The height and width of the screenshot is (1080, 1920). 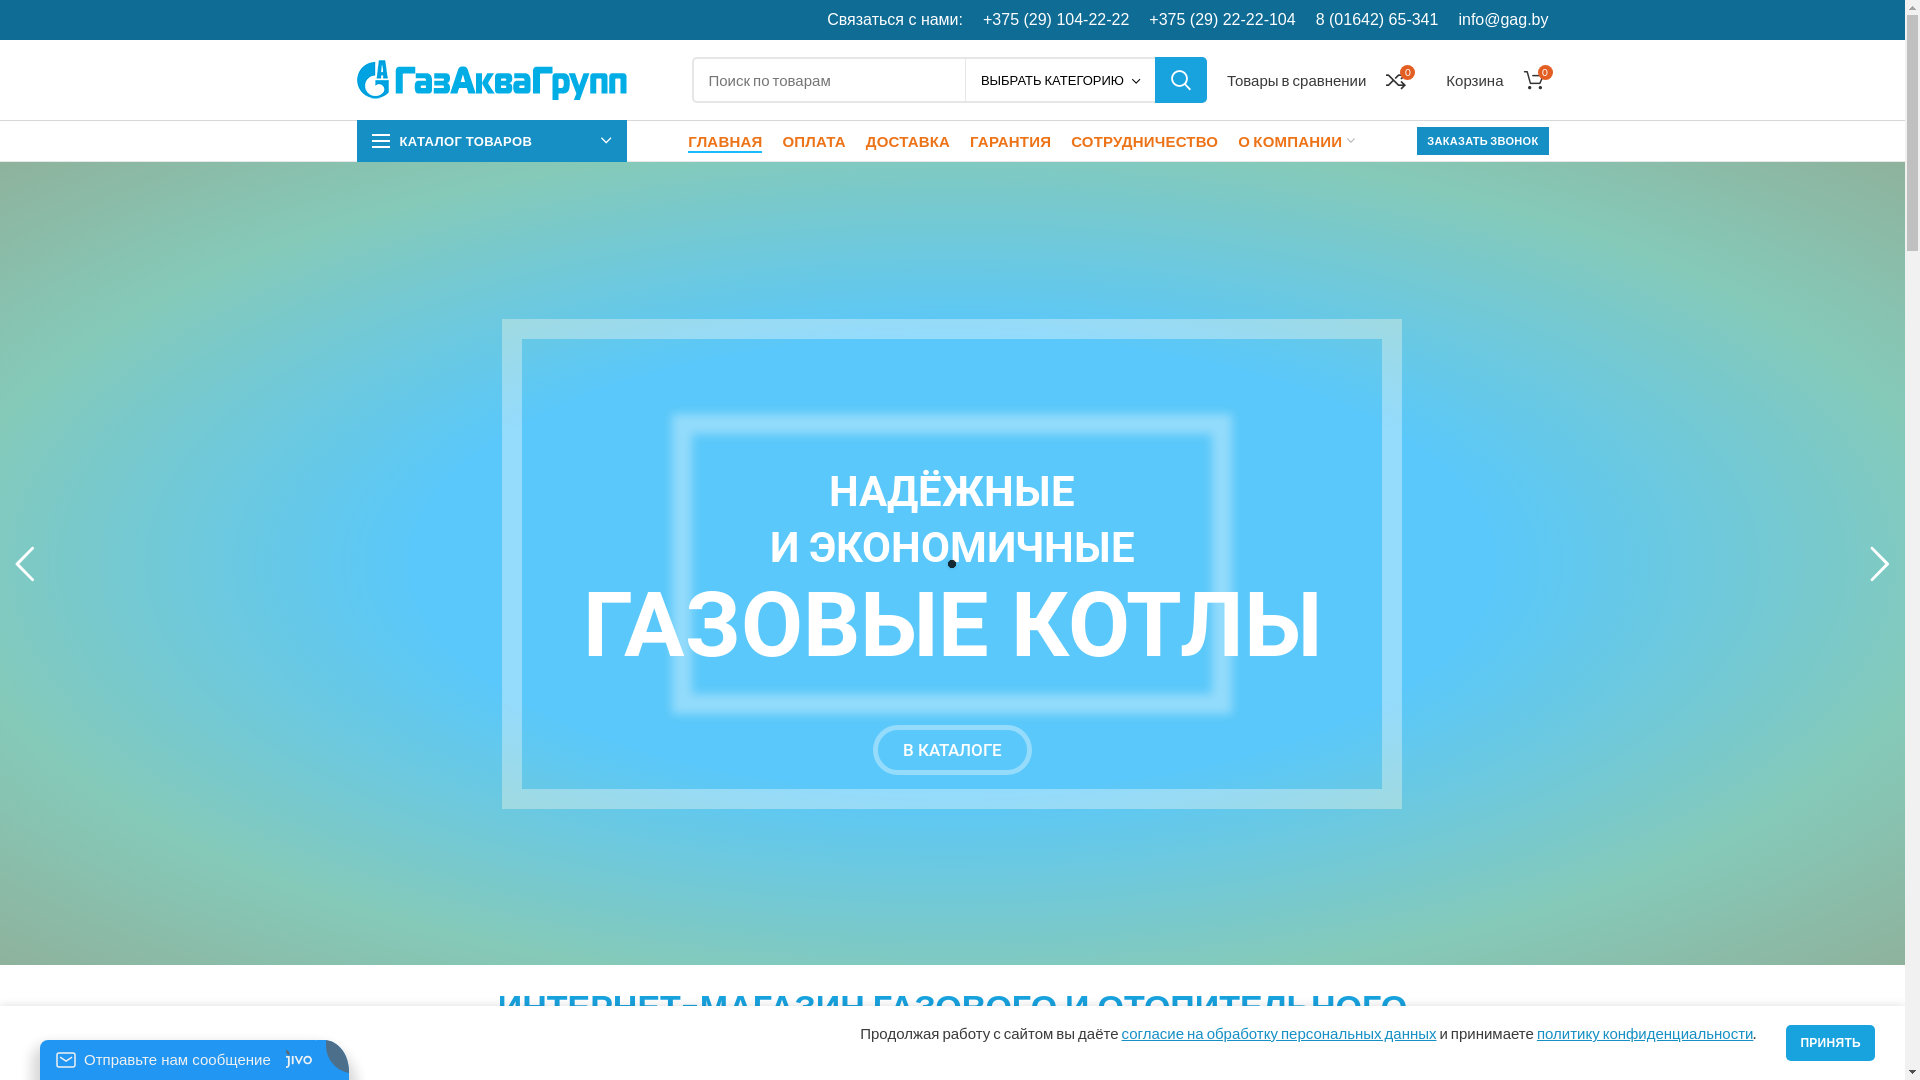 I want to click on 'info@gag.by', so click(x=1502, y=19).